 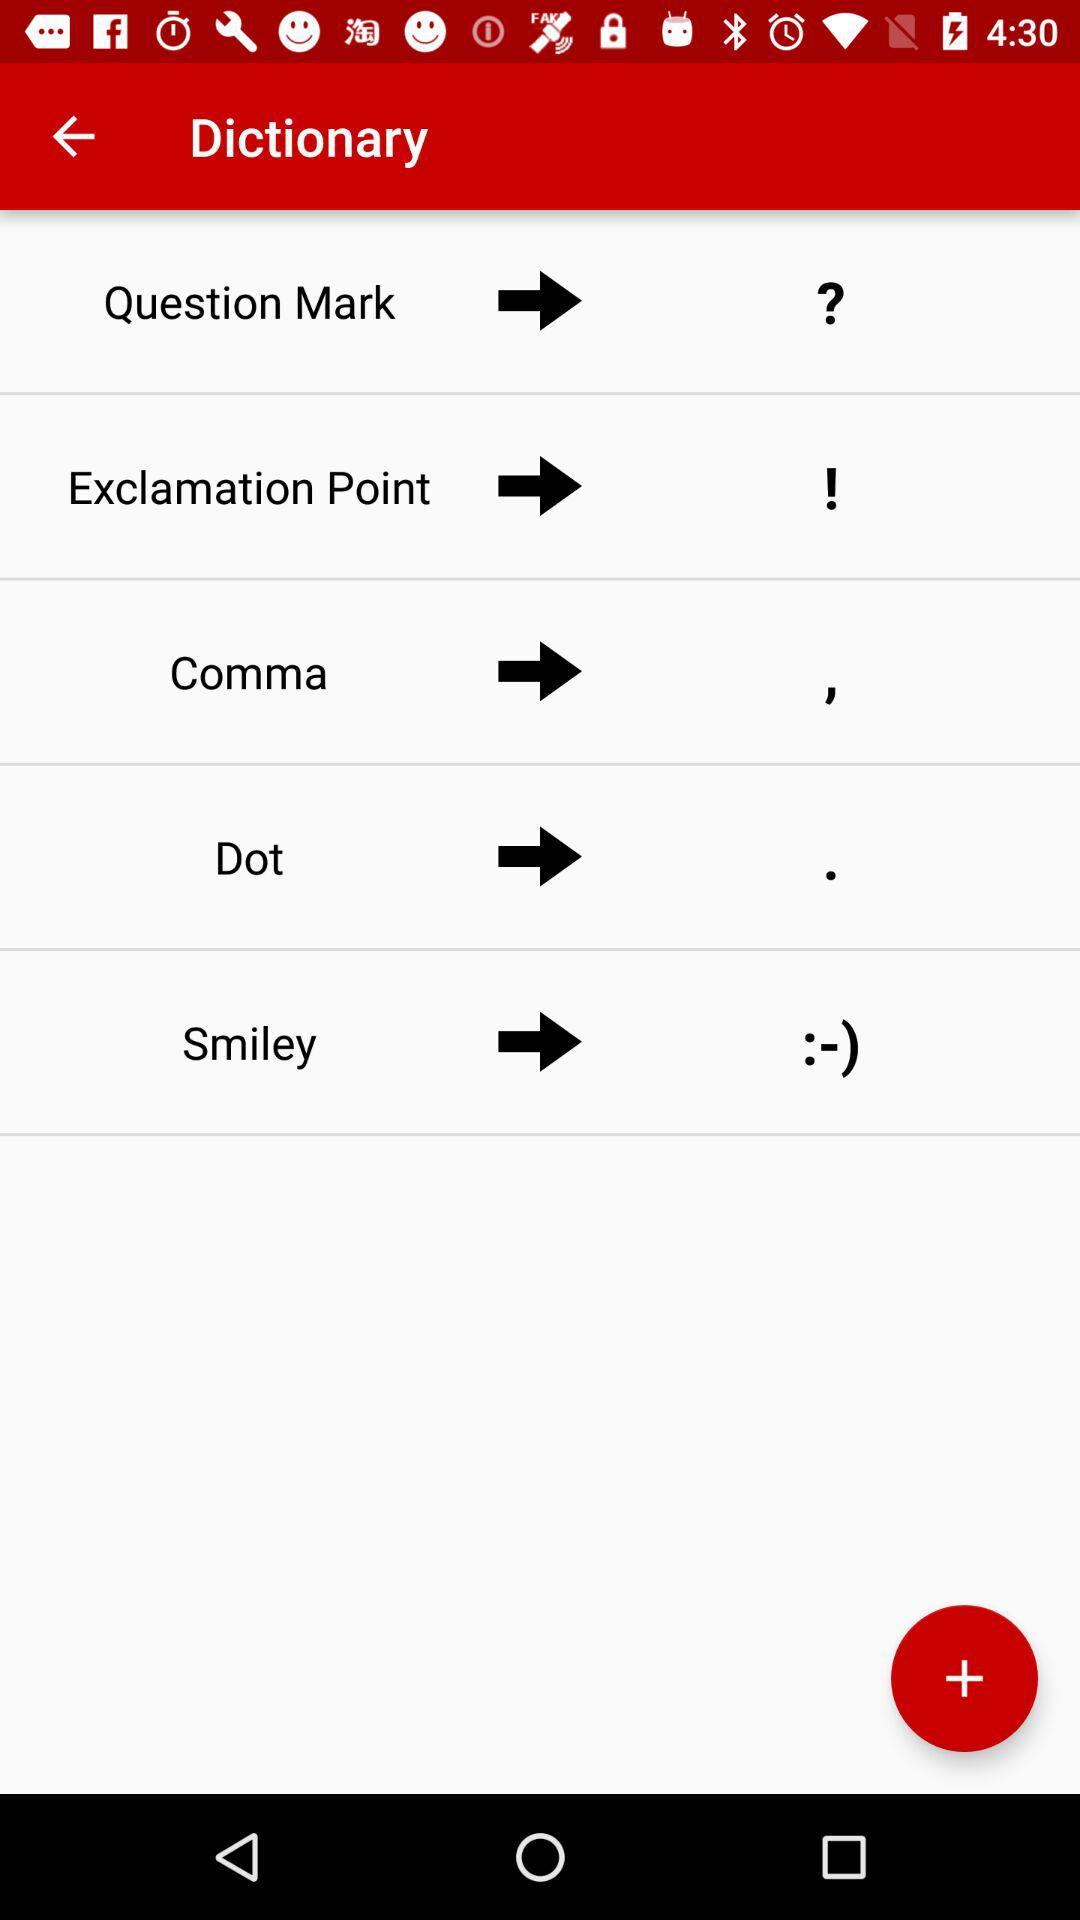 I want to click on the icon at the bottom right corner, so click(x=963, y=1678).